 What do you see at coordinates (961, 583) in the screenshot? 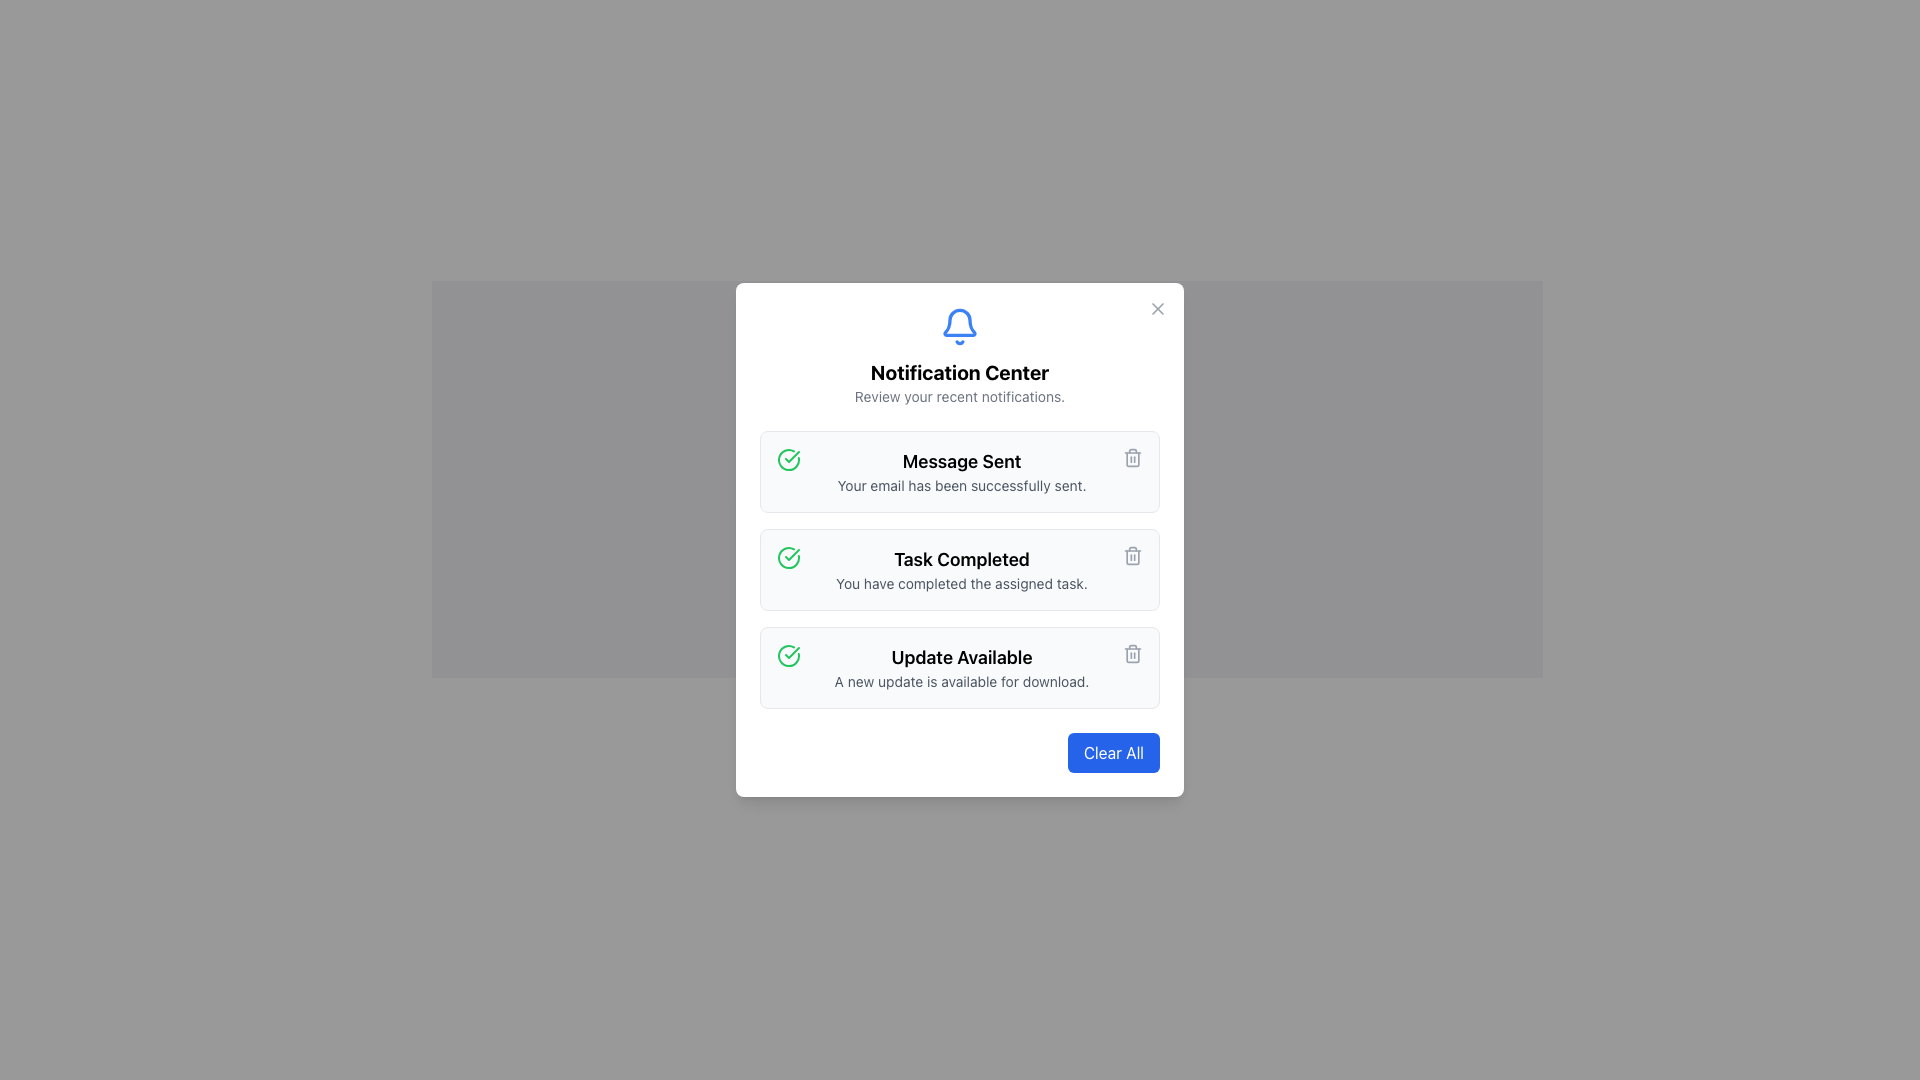
I see `the text label located directly below the 'Task Completed' heading in the 'Notification Center' modal` at bounding box center [961, 583].